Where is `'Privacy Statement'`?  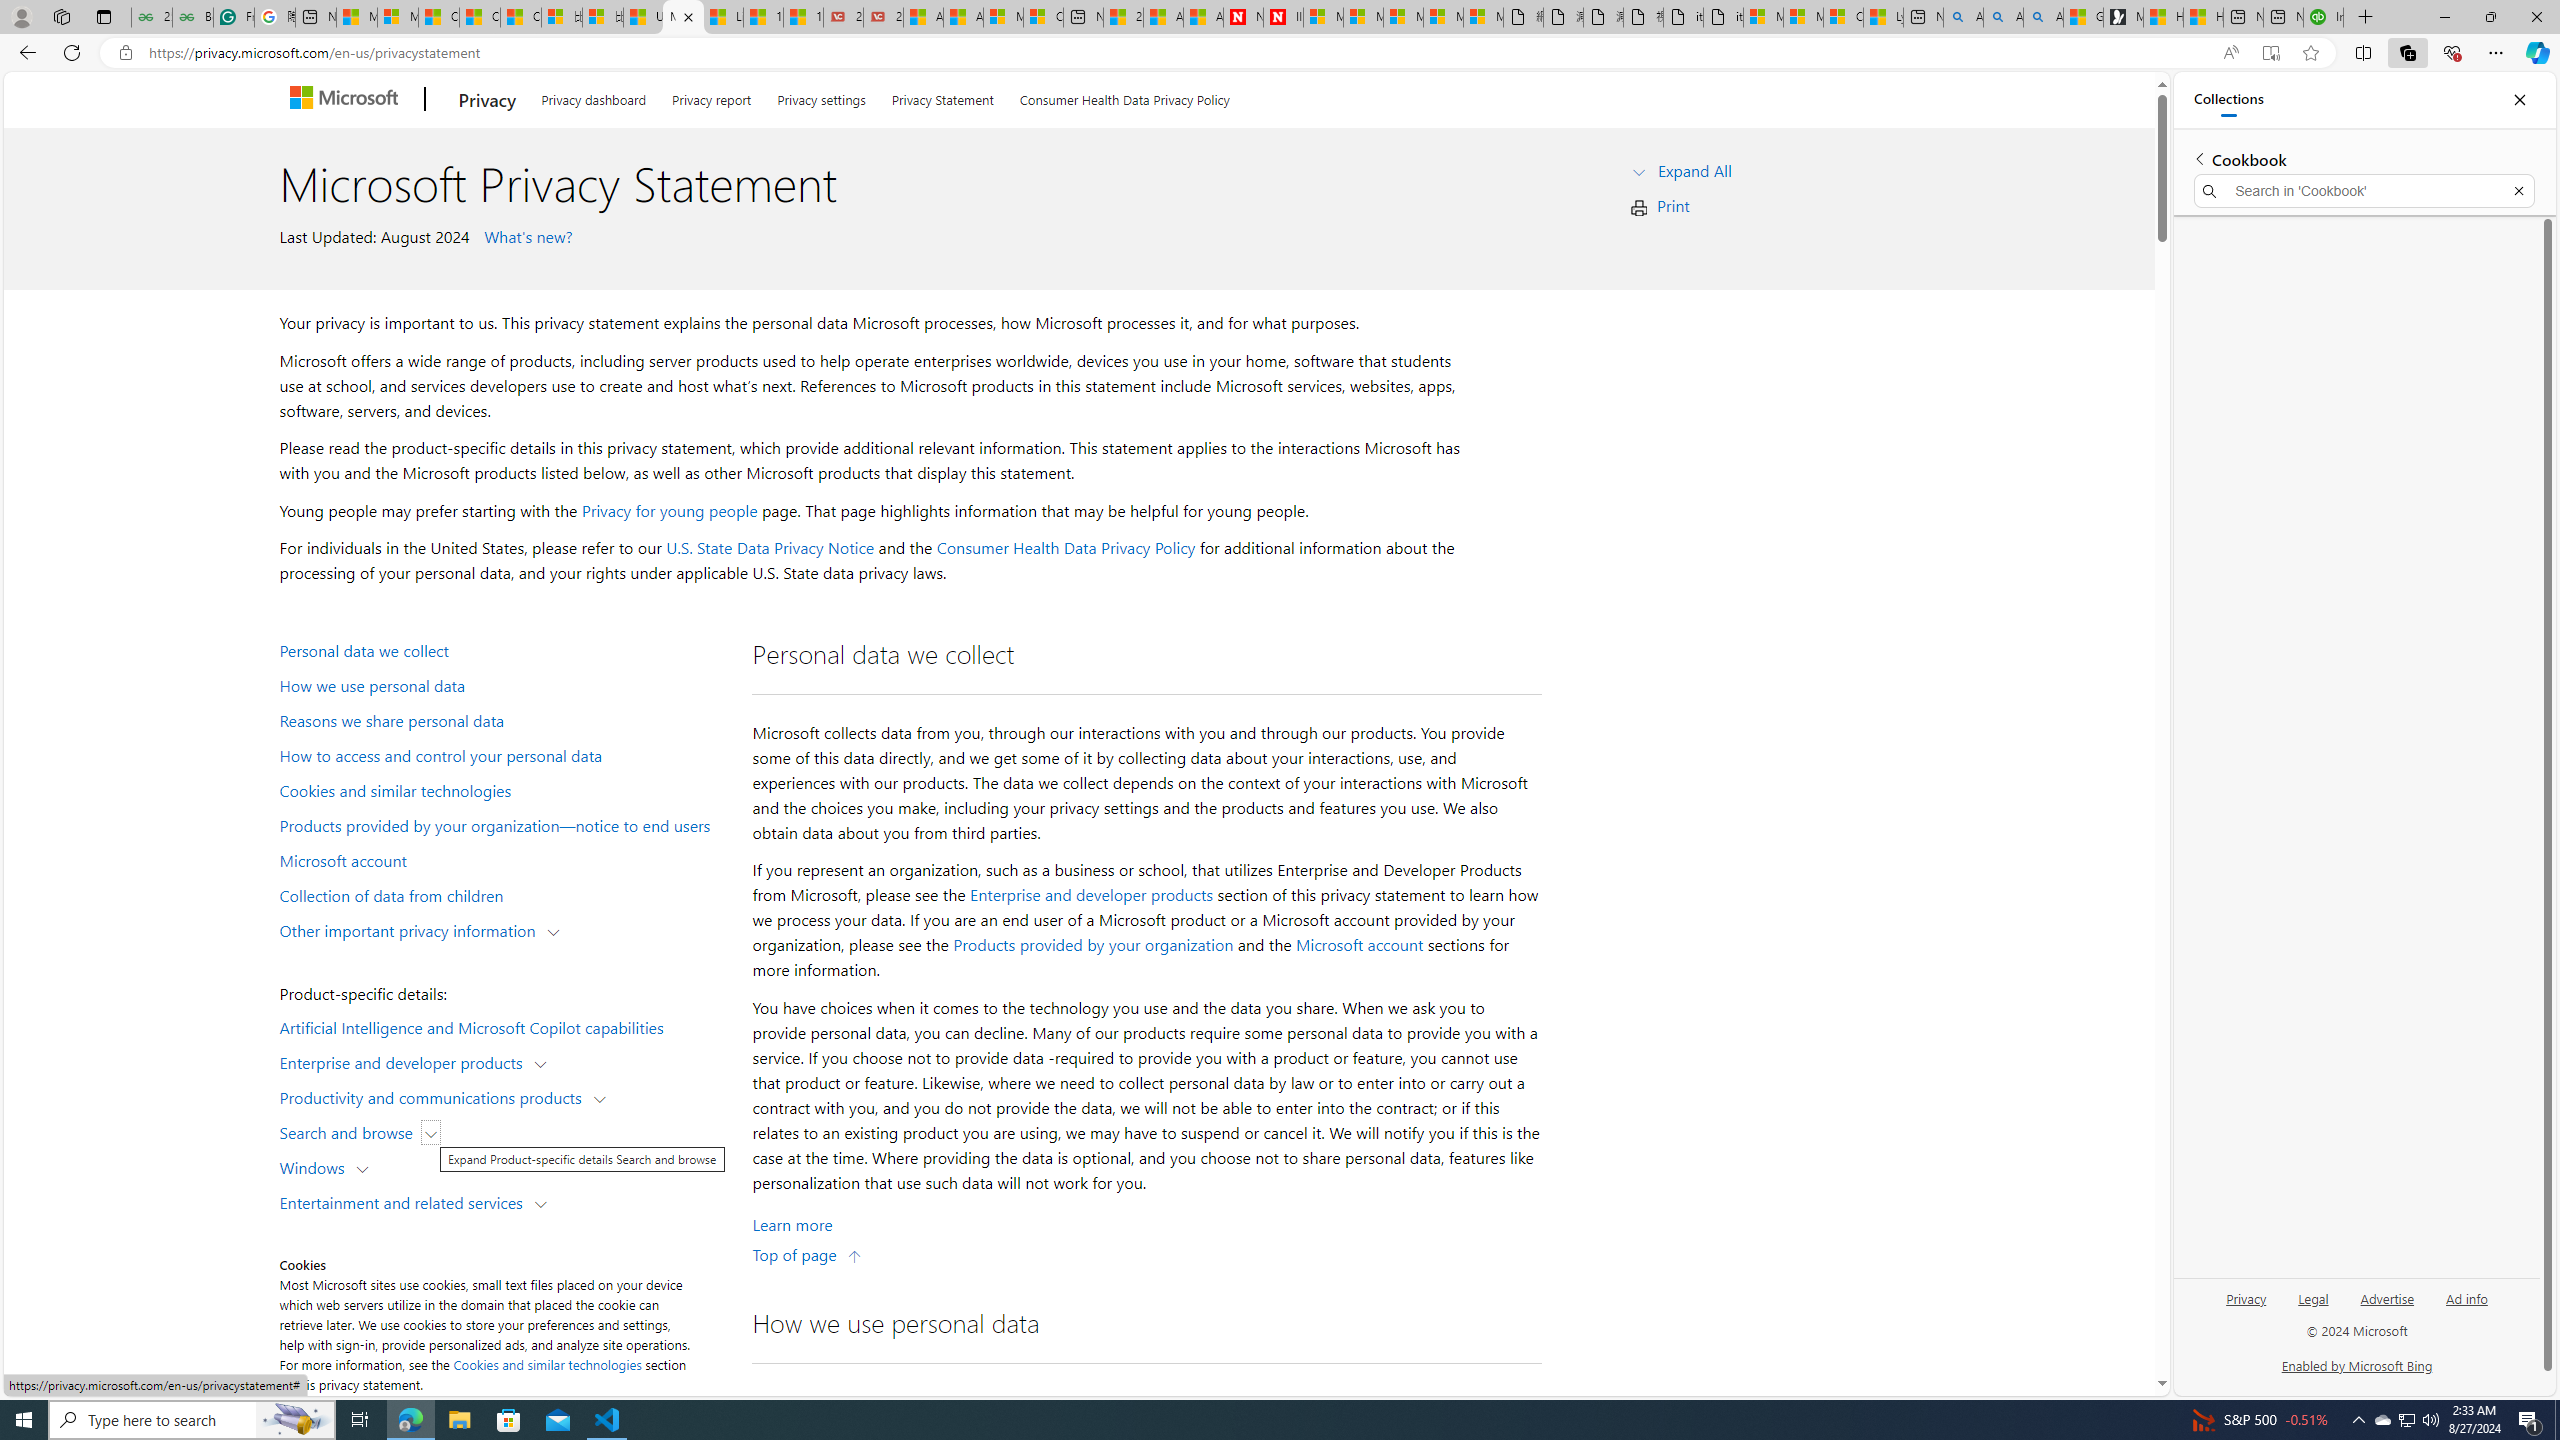 'Privacy Statement' is located at coordinates (941, 95).